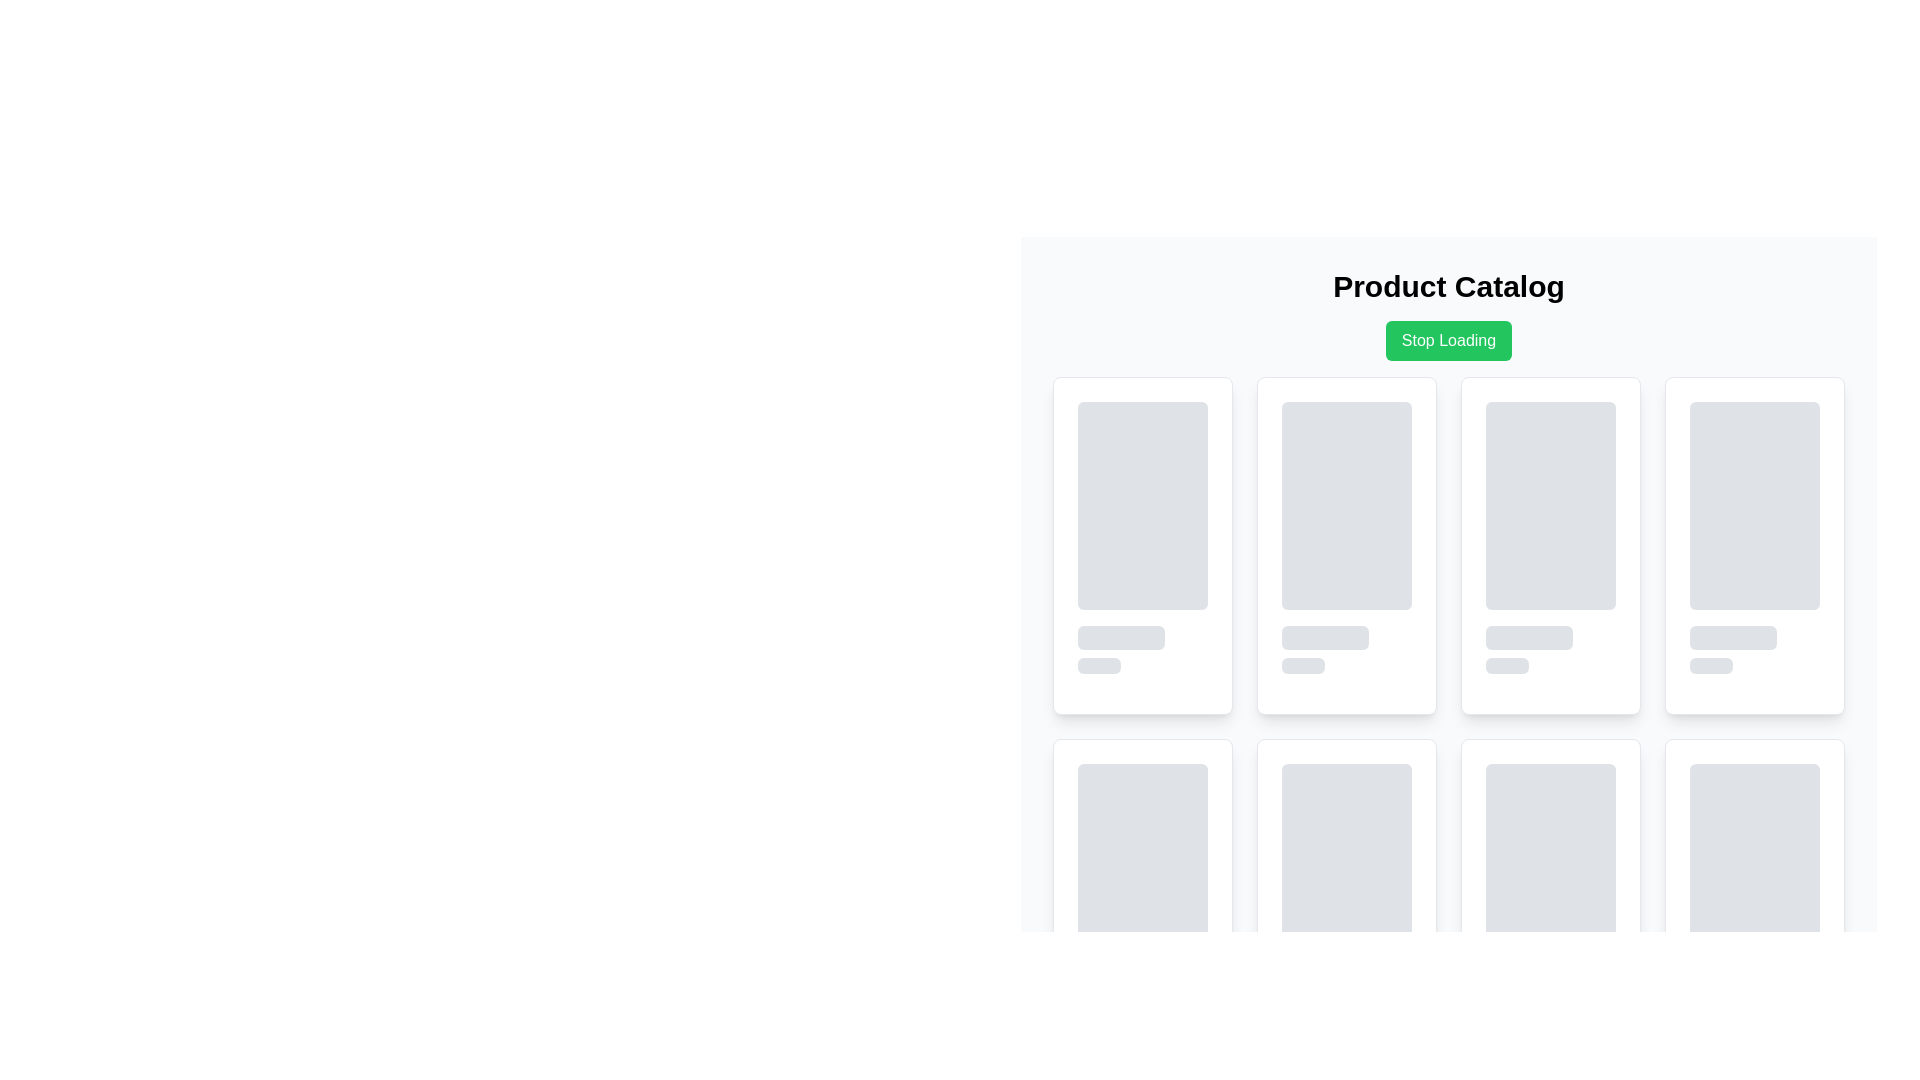  Describe the element at coordinates (1347, 866) in the screenshot. I see `the visual placeholder that serves as a loading animation, located in the first position of a vertical stack within a grid layout` at that location.